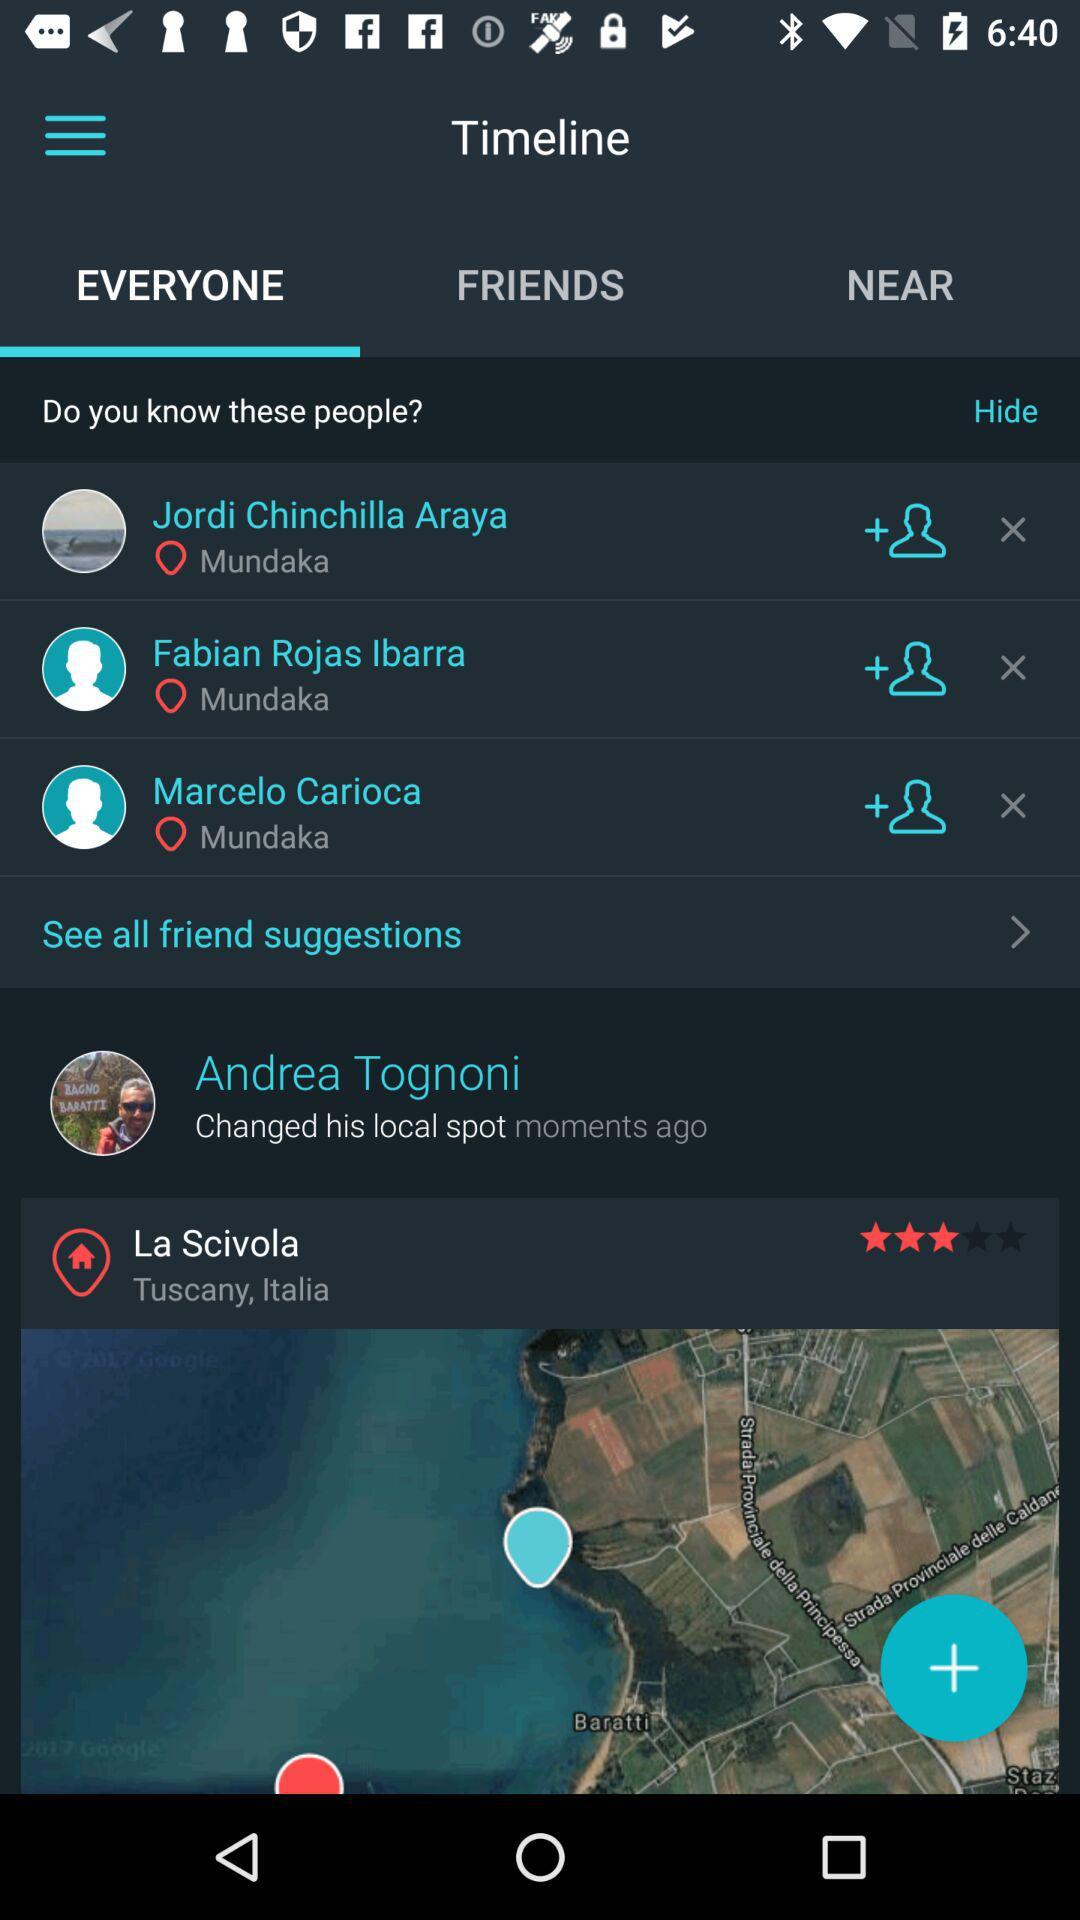 The image size is (1080, 1920). Describe the element at coordinates (83, 531) in the screenshot. I see `profile` at that location.